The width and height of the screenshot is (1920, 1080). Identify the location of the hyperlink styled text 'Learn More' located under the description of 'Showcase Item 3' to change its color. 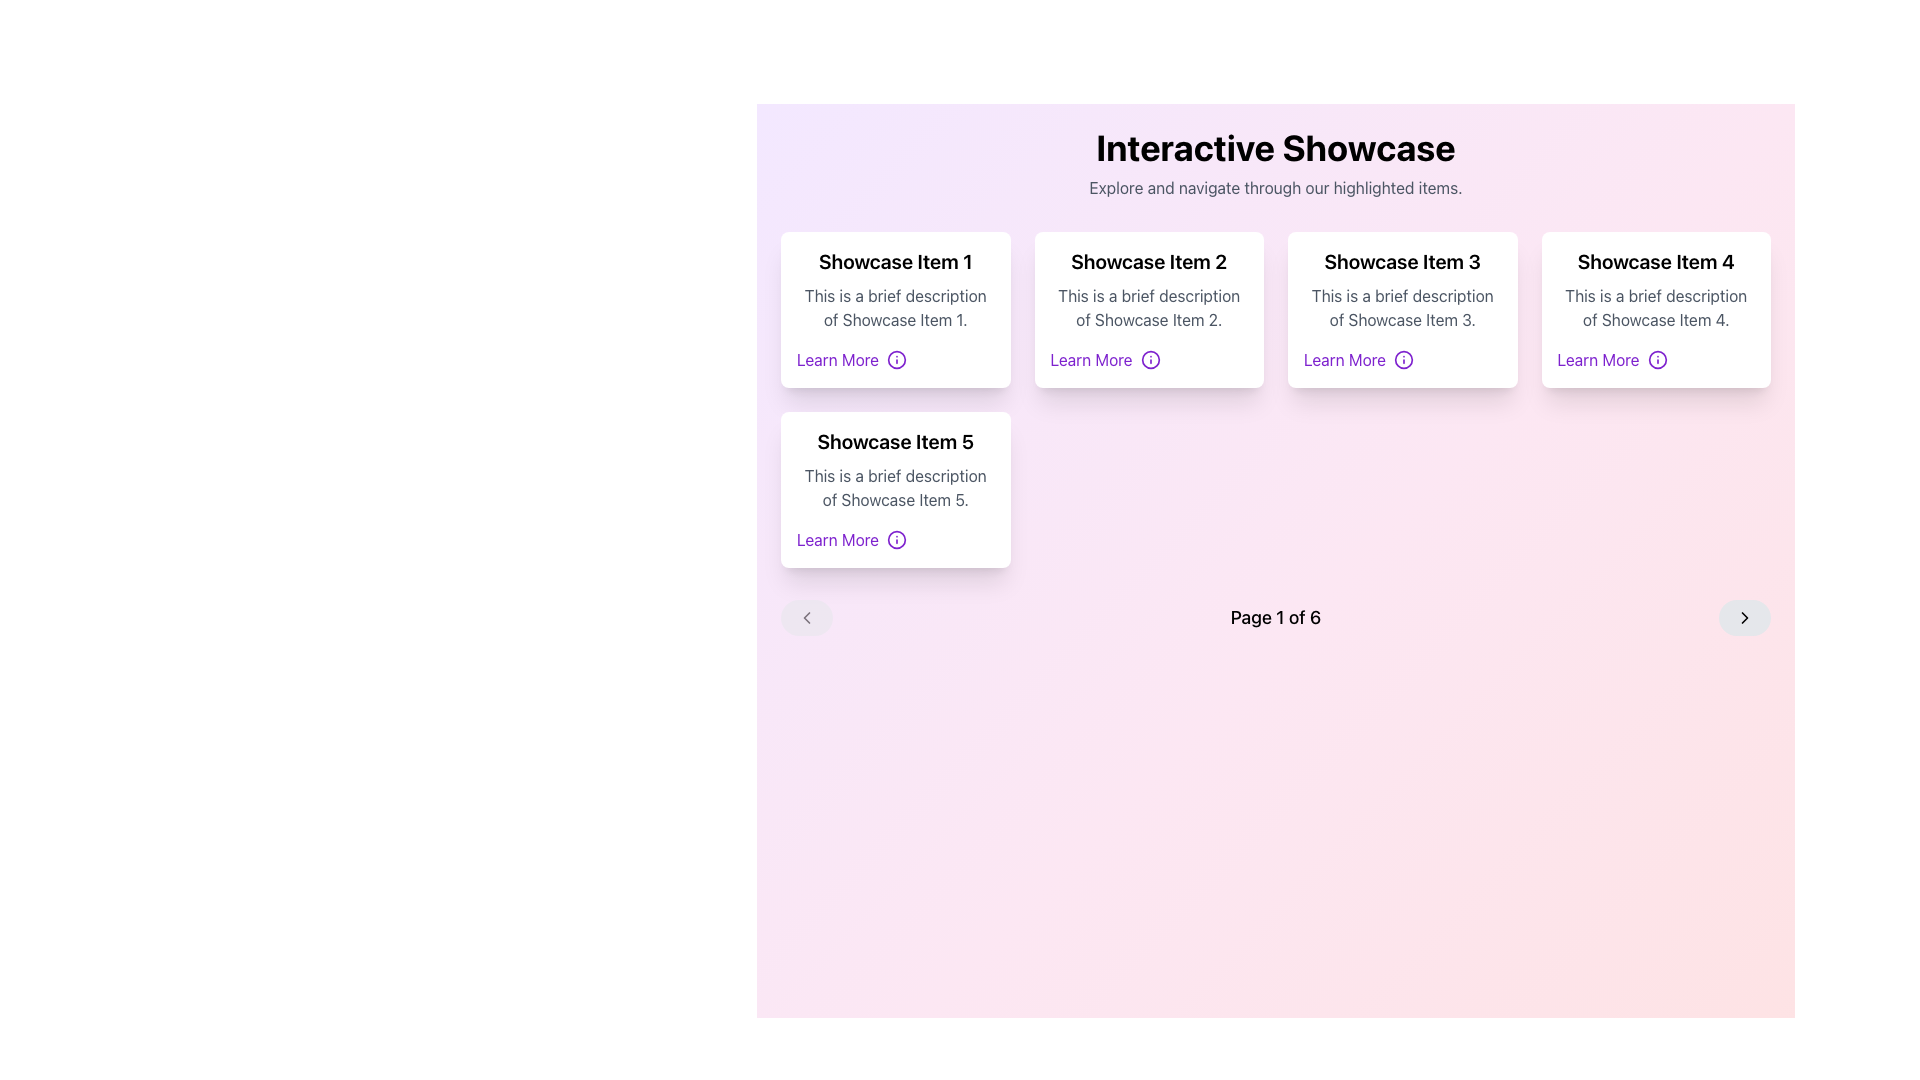
(1401, 358).